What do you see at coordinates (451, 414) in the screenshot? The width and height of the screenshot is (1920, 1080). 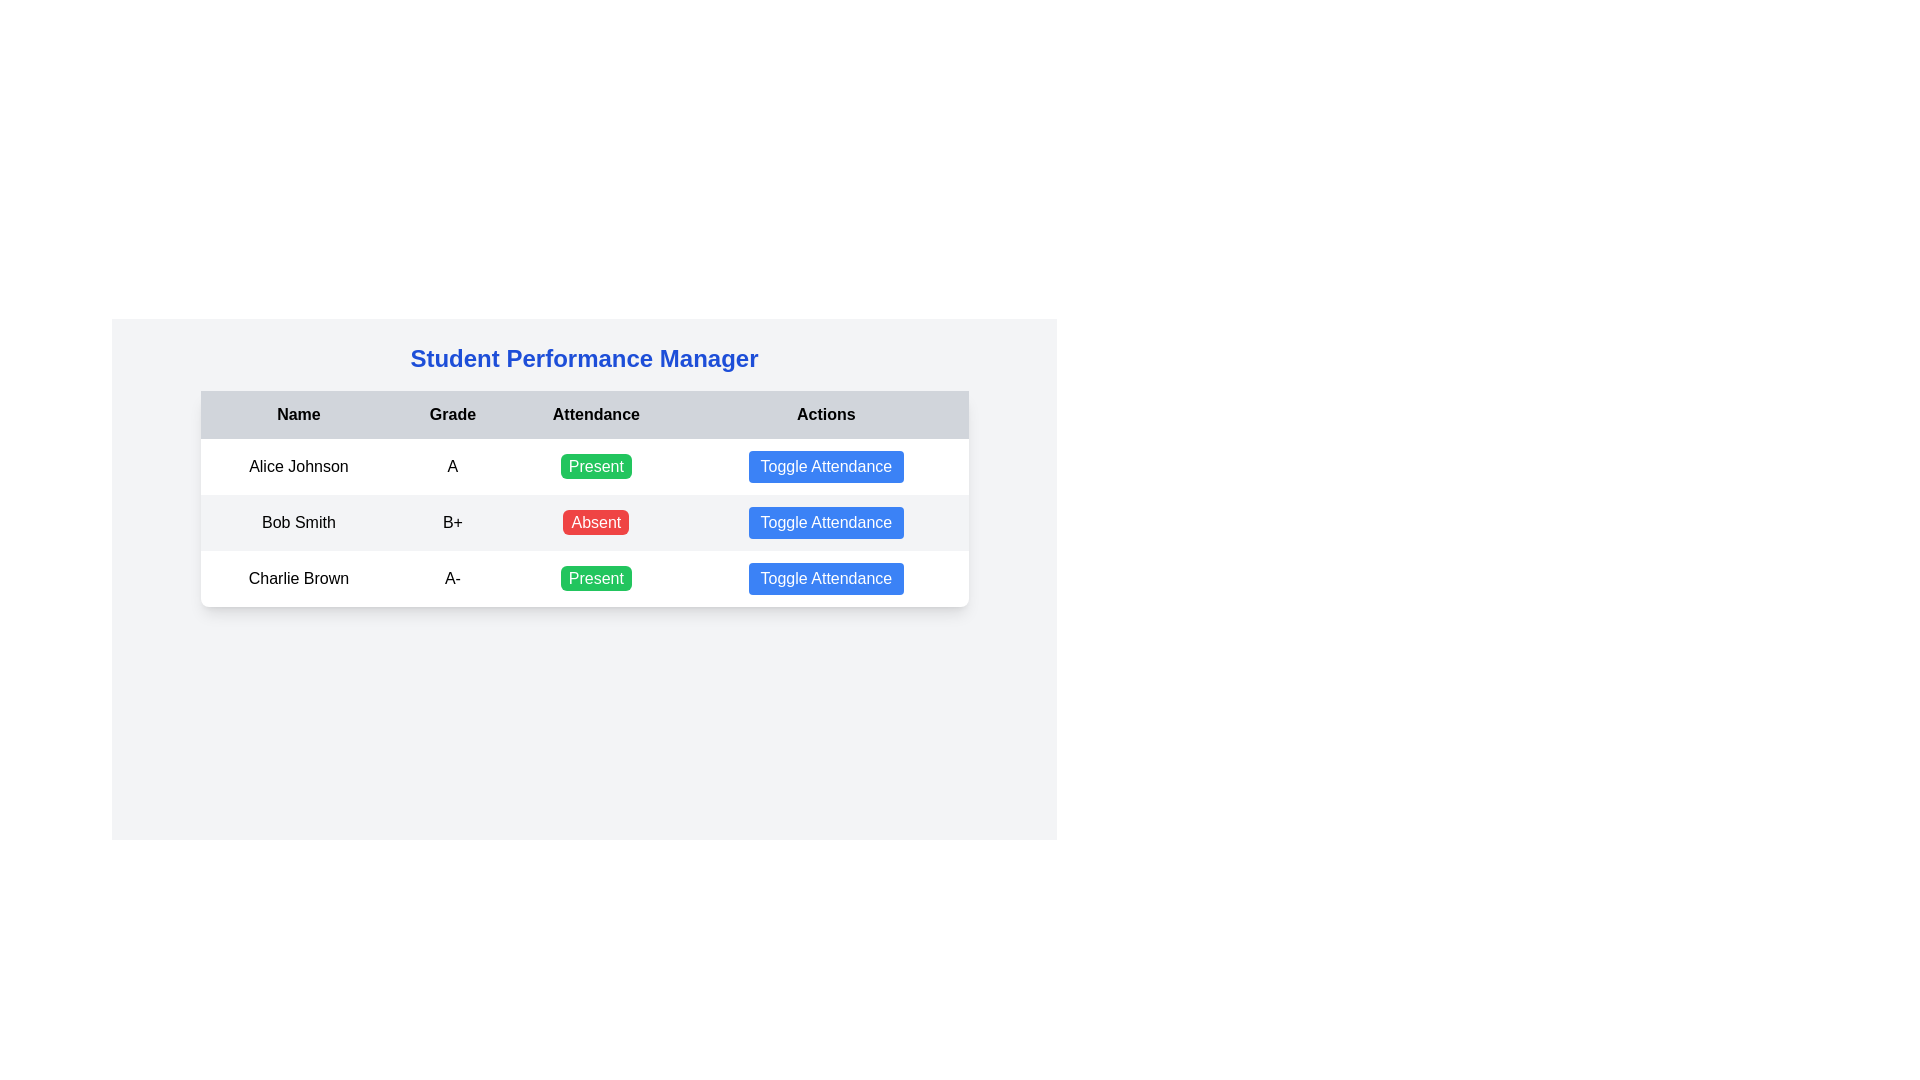 I see `the 'Grade' text label located in the second column of the header row of the table, which indicates the nature of the data in the column beneath it` at bounding box center [451, 414].